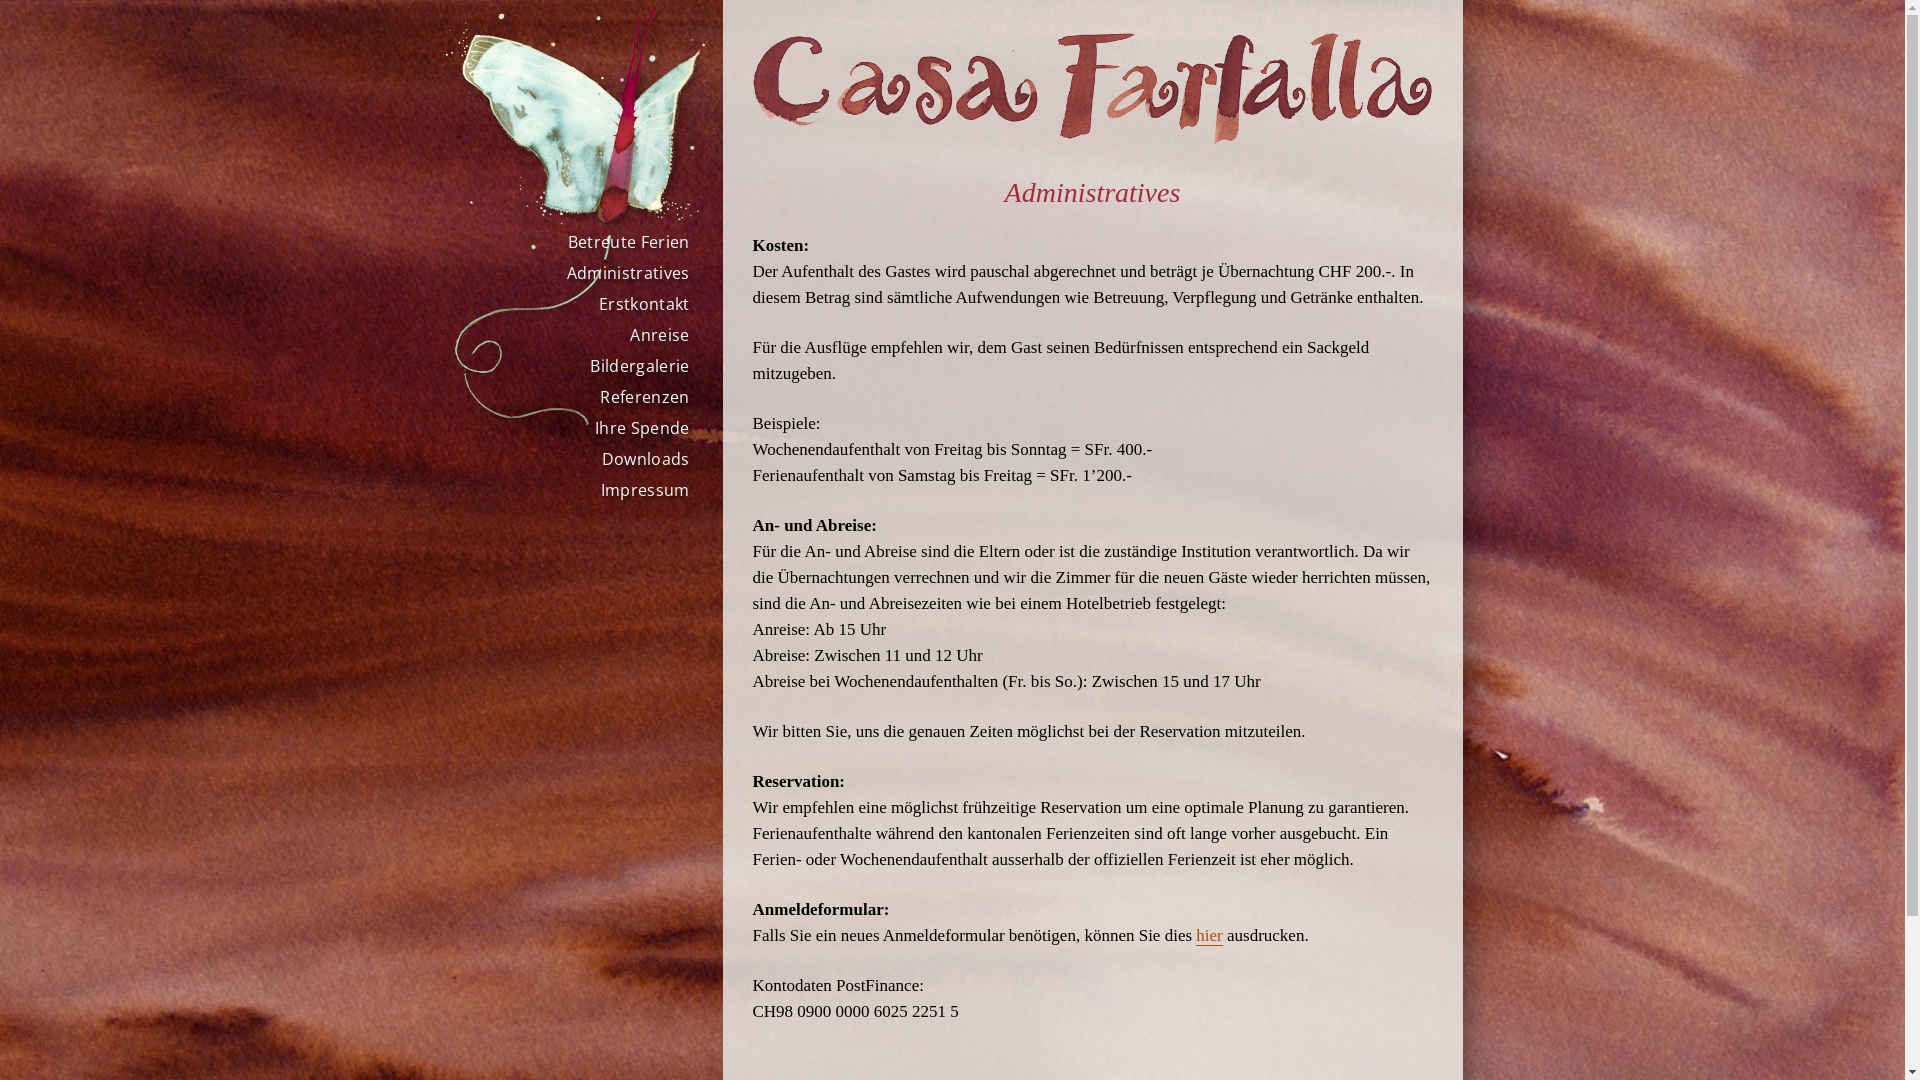  Describe the element at coordinates (642, 427) in the screenshot. I see `'Ihre Spende'` at that location.